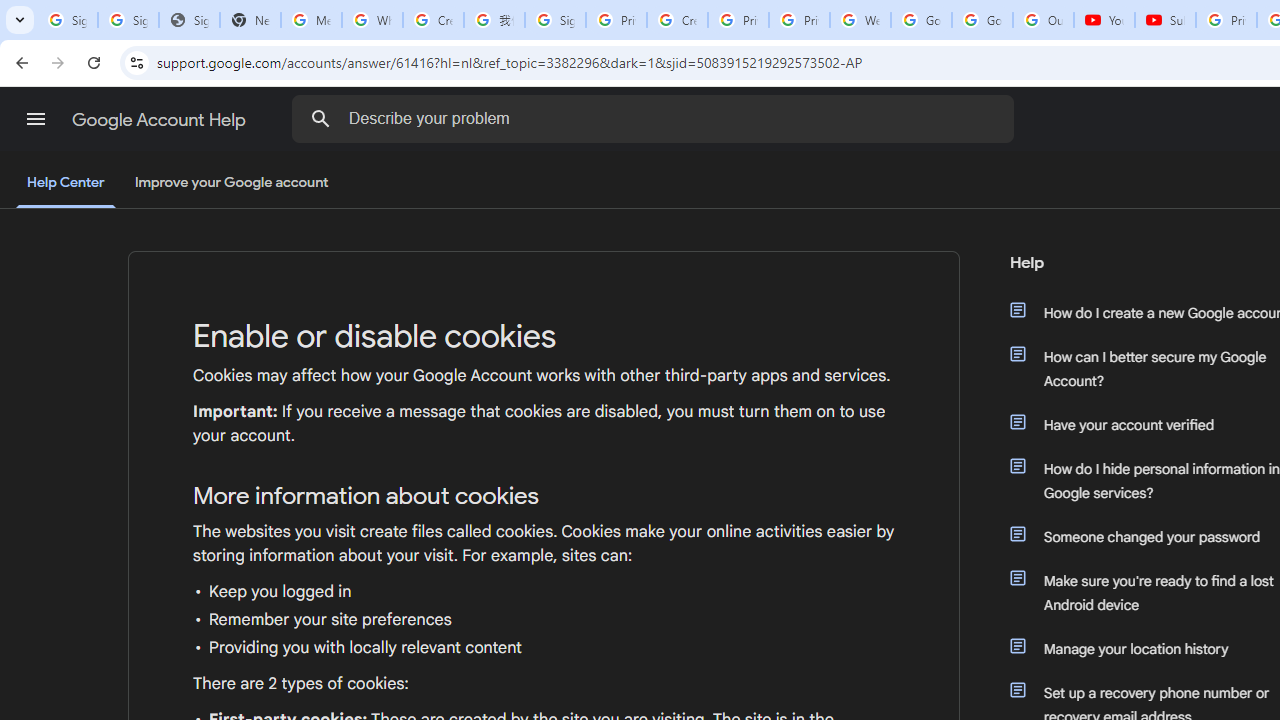 The image size is (1280, 720). Describe the element at coordinates (555, 20) in the screenshot. I see `'Sign in - Google Accounts'` at that location.